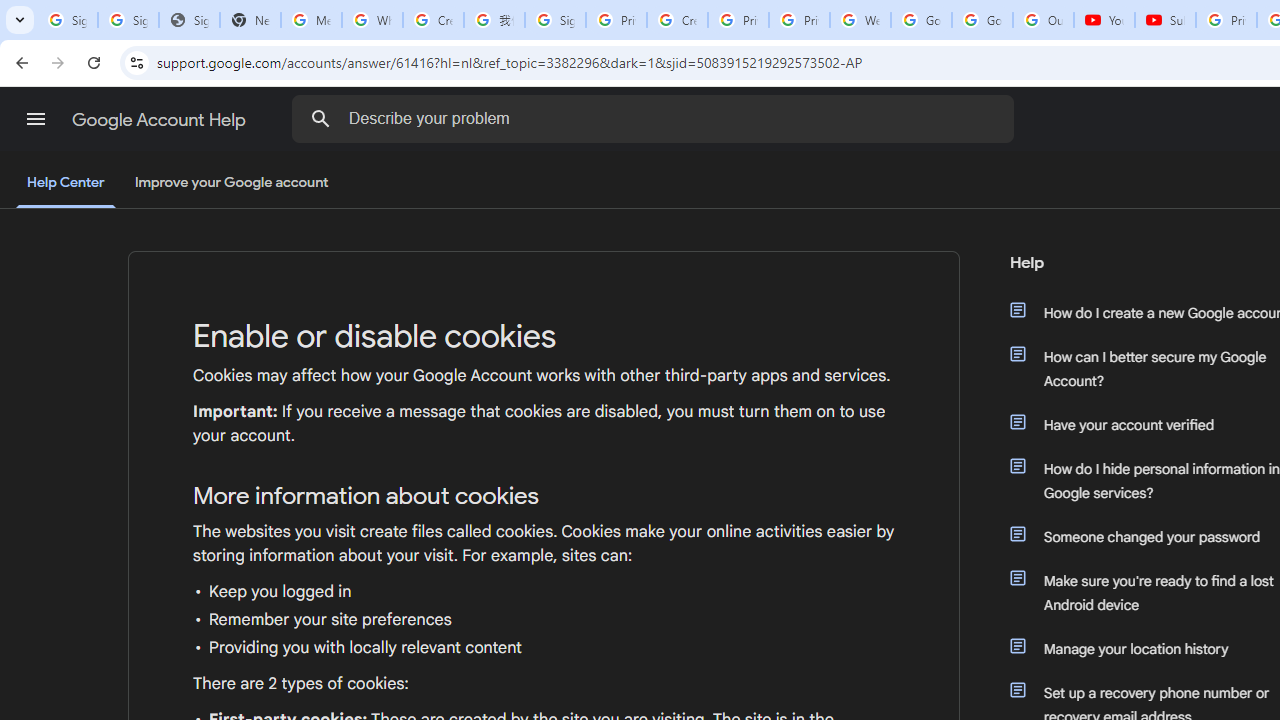 The image size is (1280, 720). Describe the element at coordinates (555, 20) in the screenshot. I see `'Sign in - Google Accounts'` at that location.